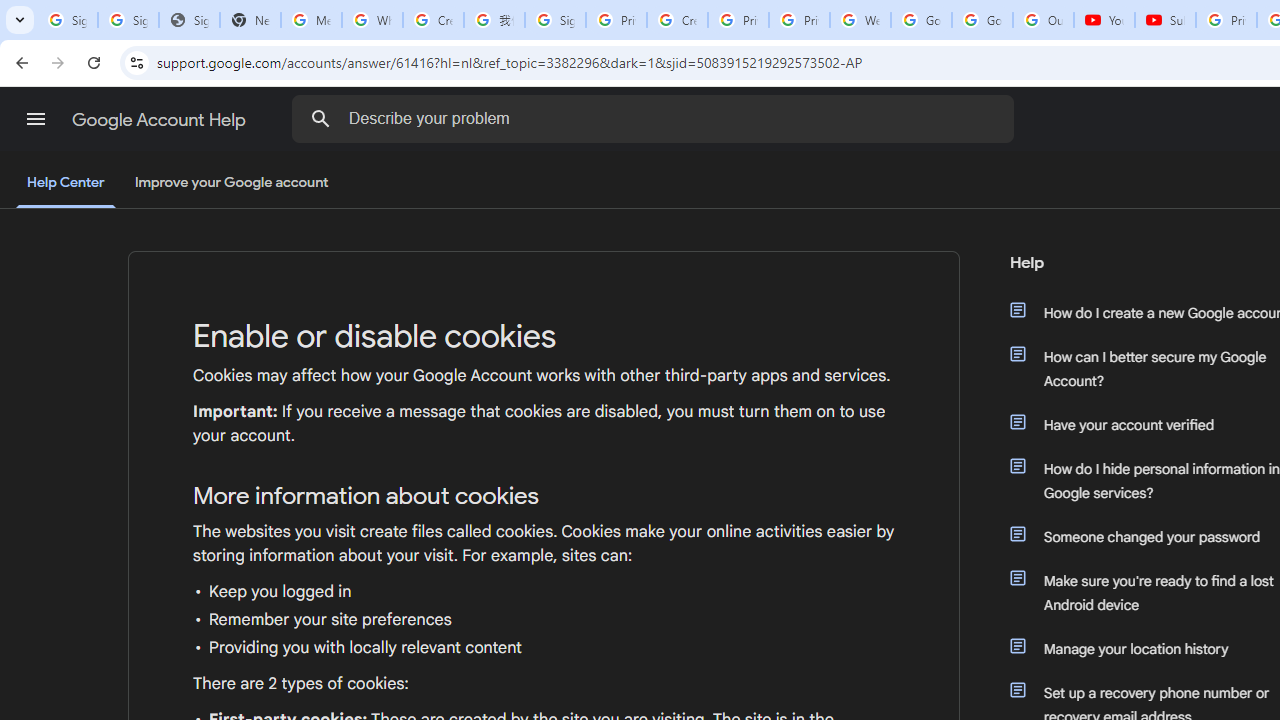 The image size is (1280, 720). Describe the element at coordinates (555, 20) in the screenshot. I see `'Sign in - Google Accounts'` at that location.